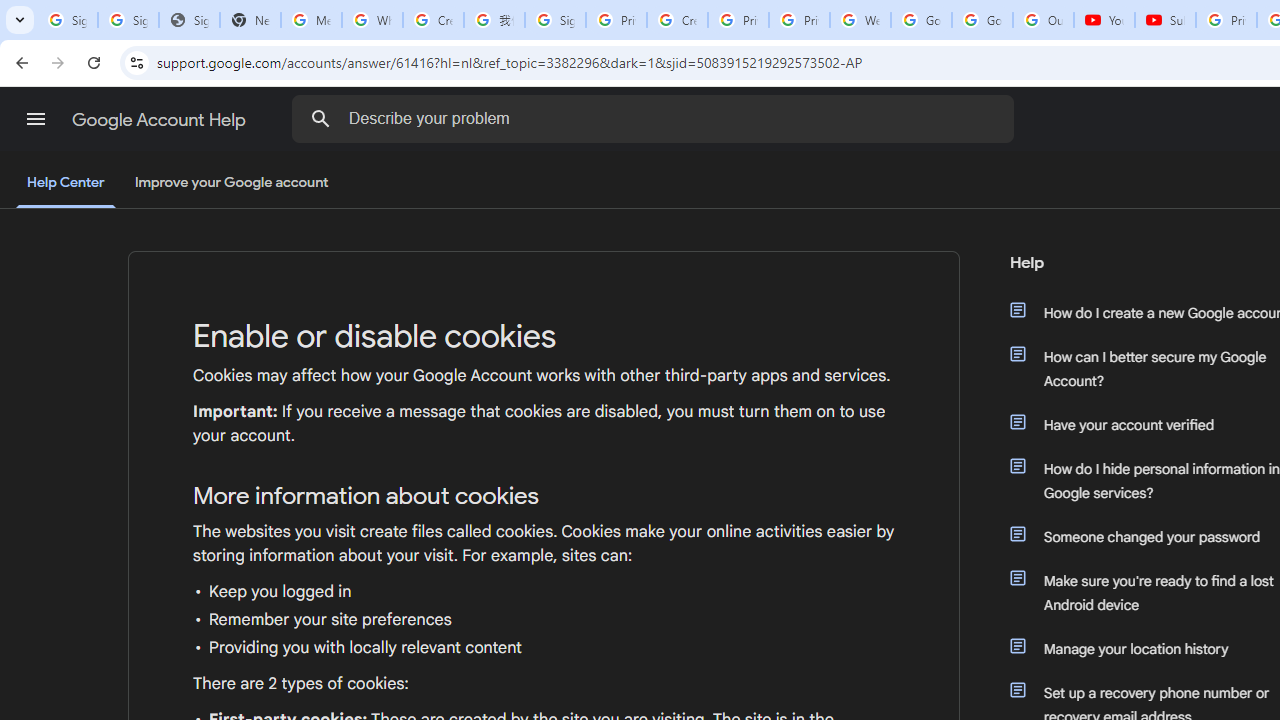 The image size is (1280, 720). Describe the element at coordinates (555, 20) in the screenshot. I see `'Sign in - Google Accounts'` at that location.